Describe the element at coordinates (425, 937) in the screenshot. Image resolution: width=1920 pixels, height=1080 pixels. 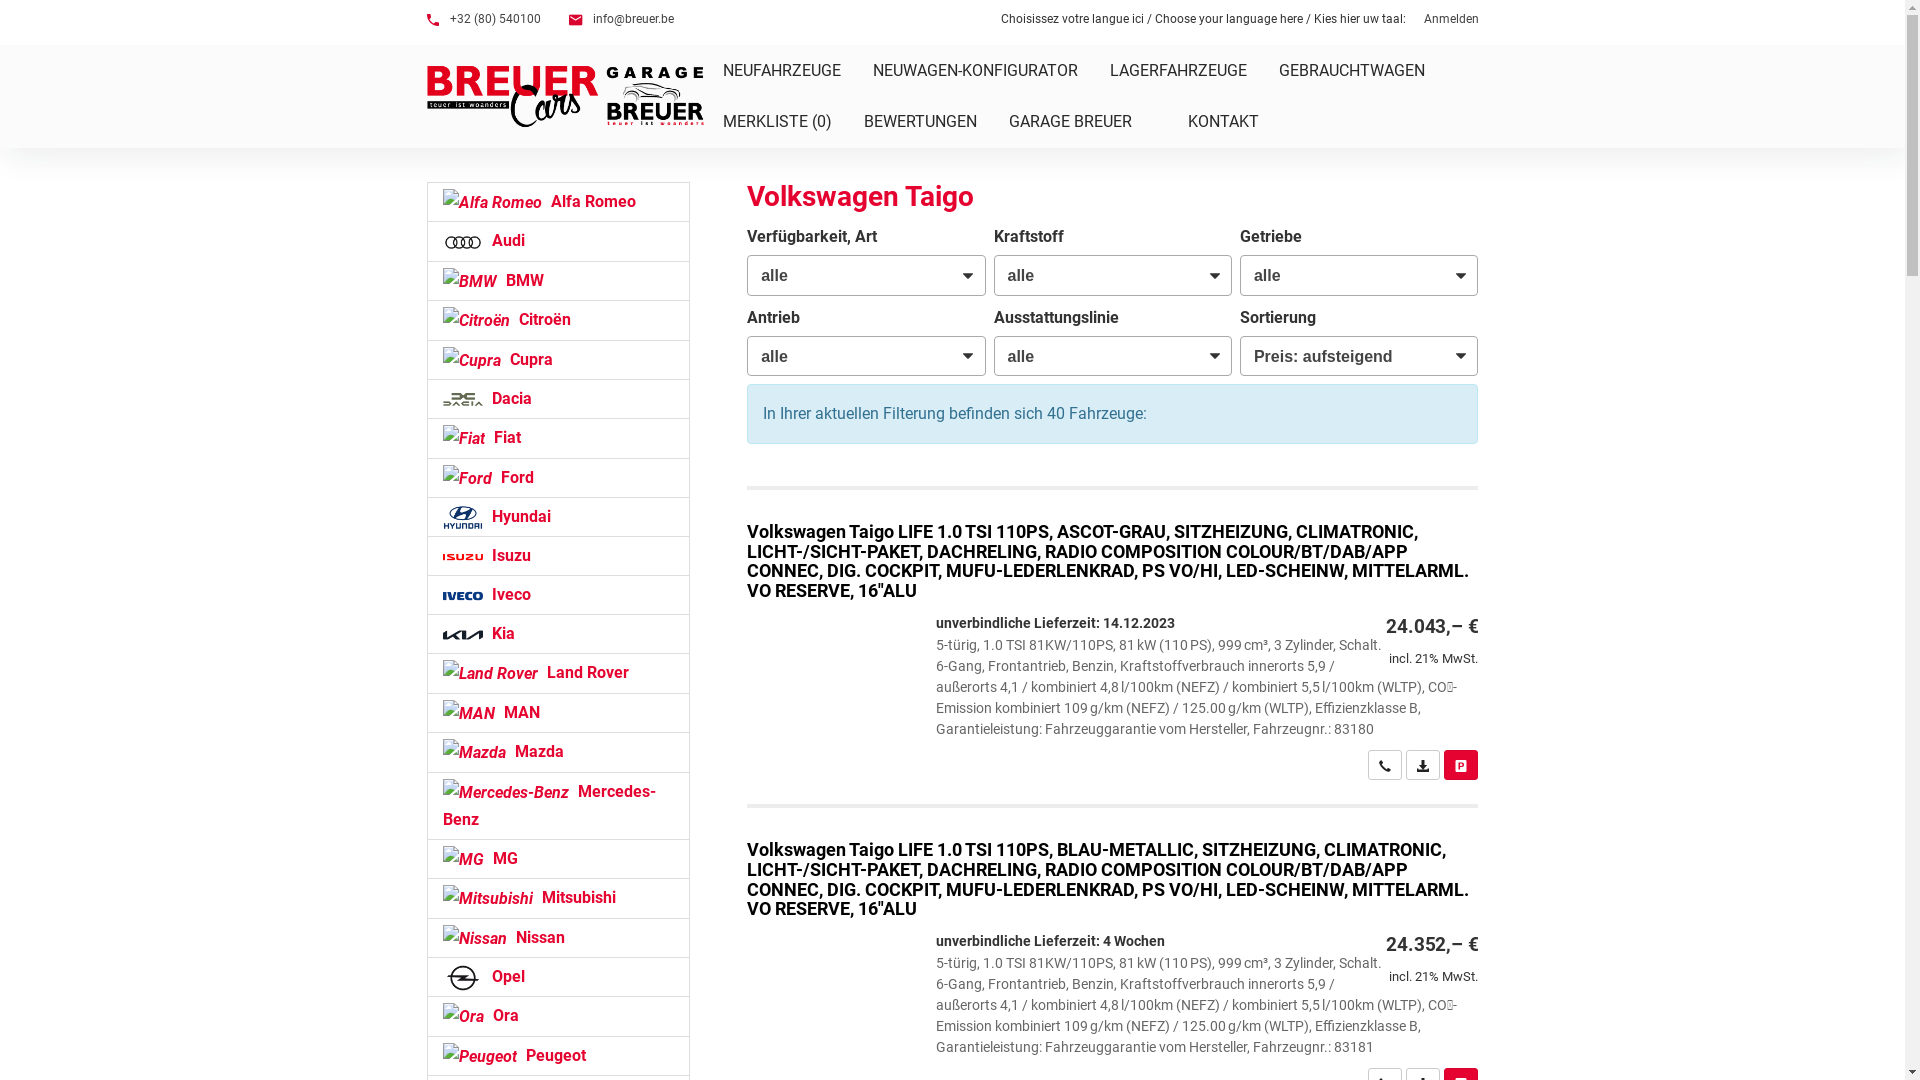
I see `'Nissan'` at that location.